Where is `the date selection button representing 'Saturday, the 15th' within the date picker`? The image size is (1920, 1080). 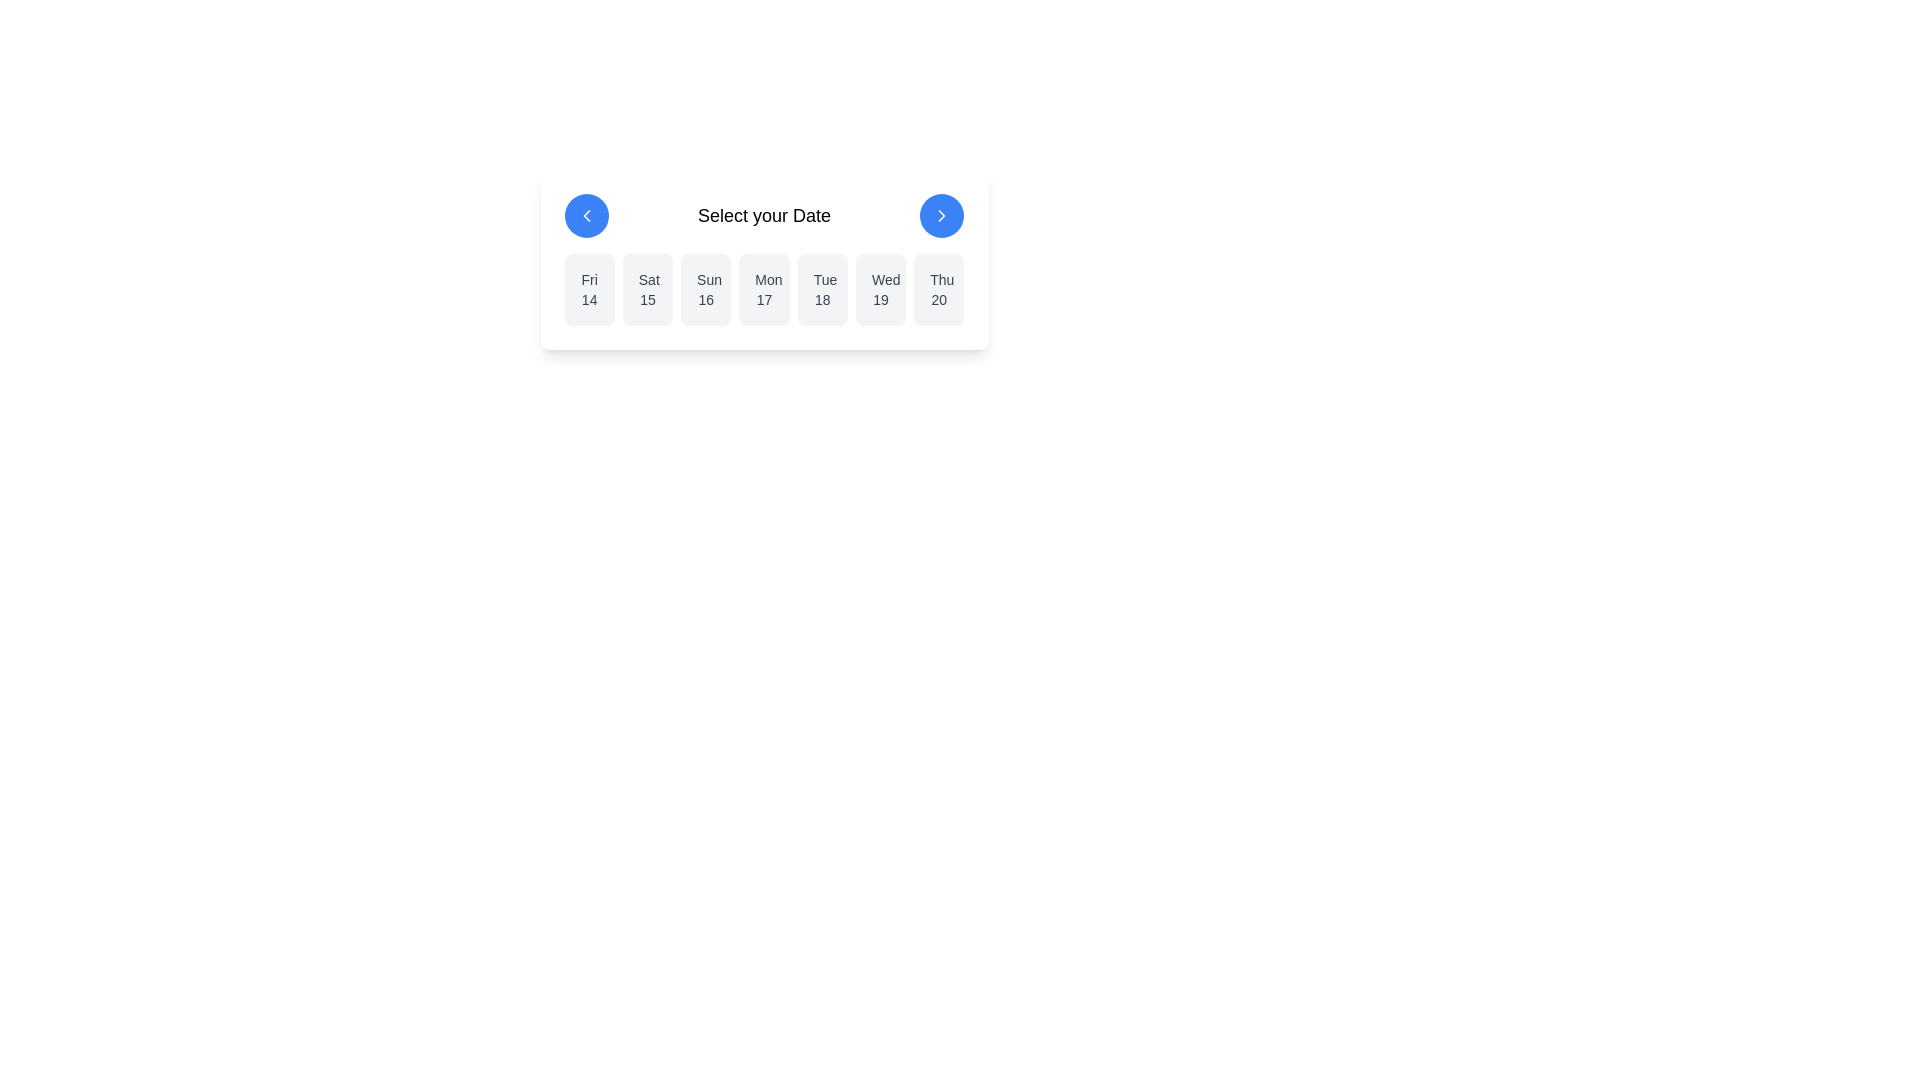
the date selection button representing 'Saturday, the 15th' within the date picker is located at coordinates (648, 289).